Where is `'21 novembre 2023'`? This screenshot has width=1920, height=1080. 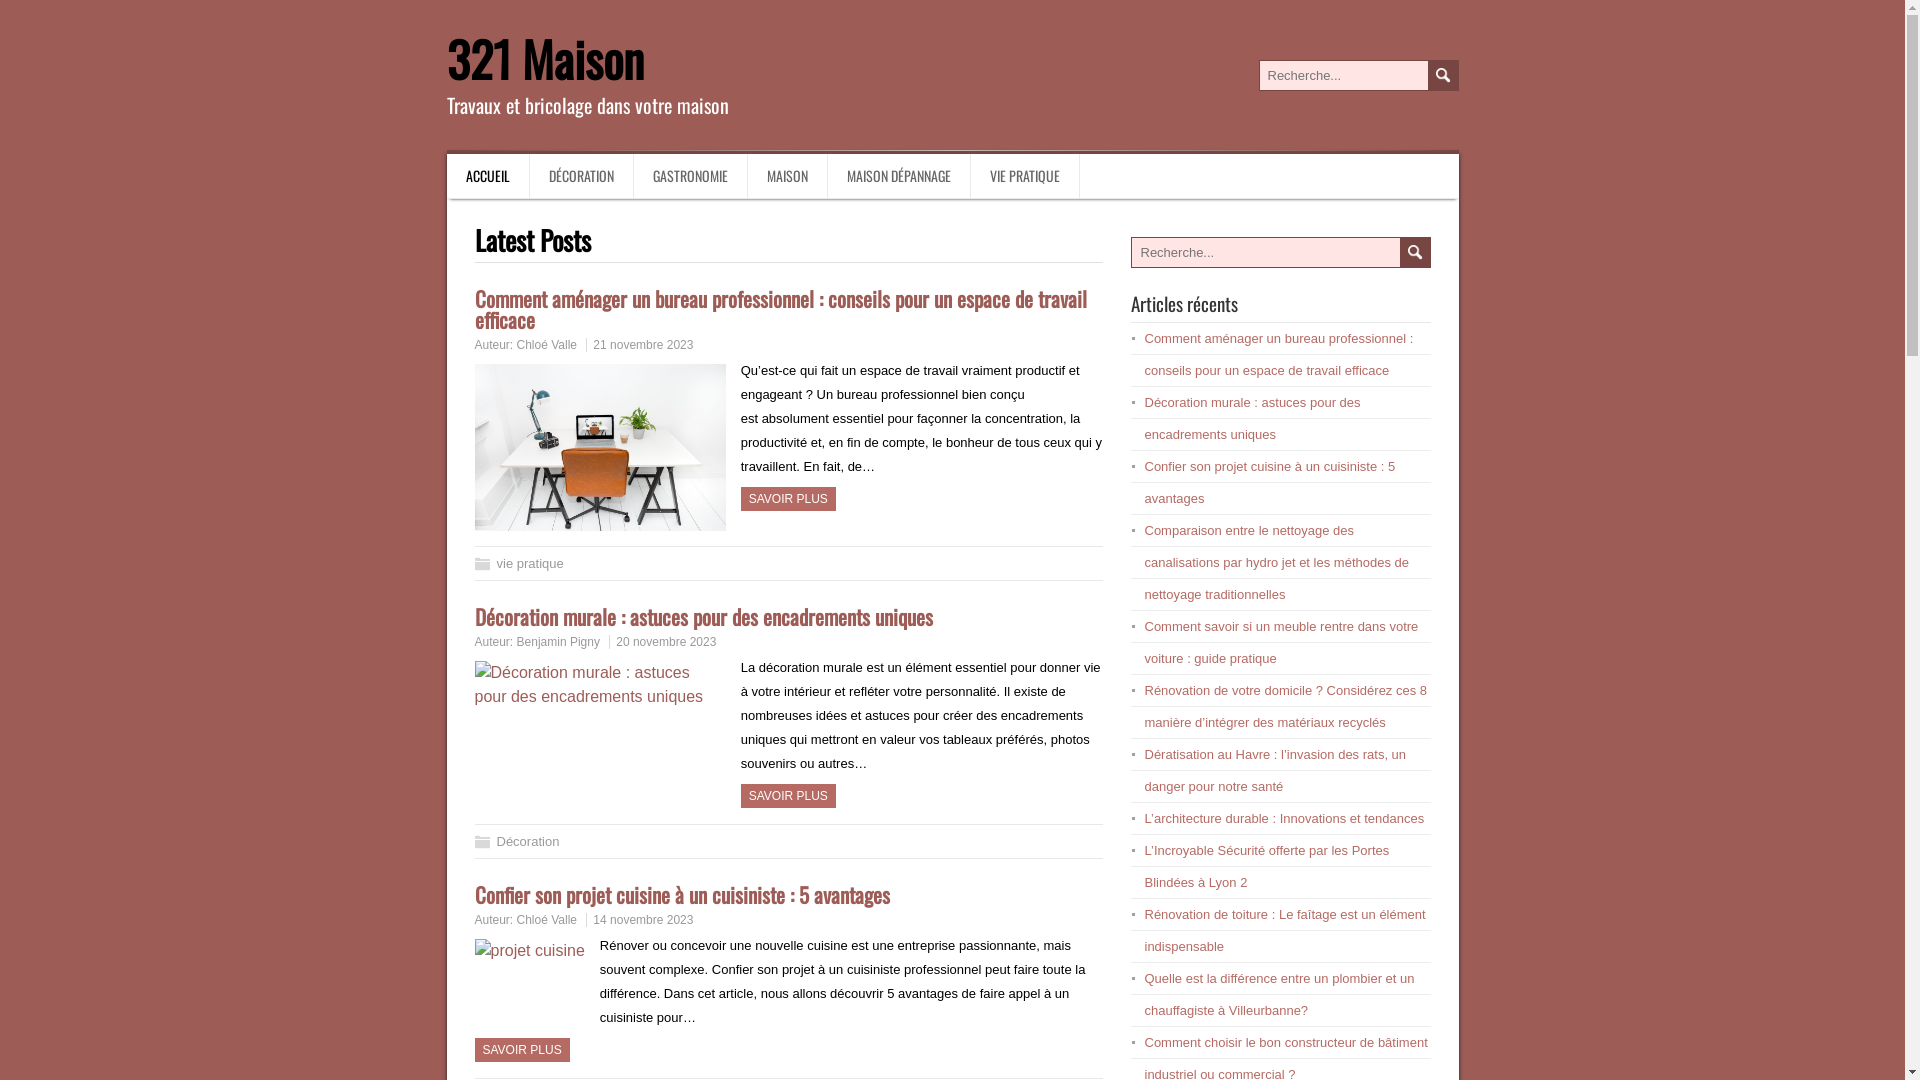
'21 novembre 2023' is located at coordinates (643, 343).